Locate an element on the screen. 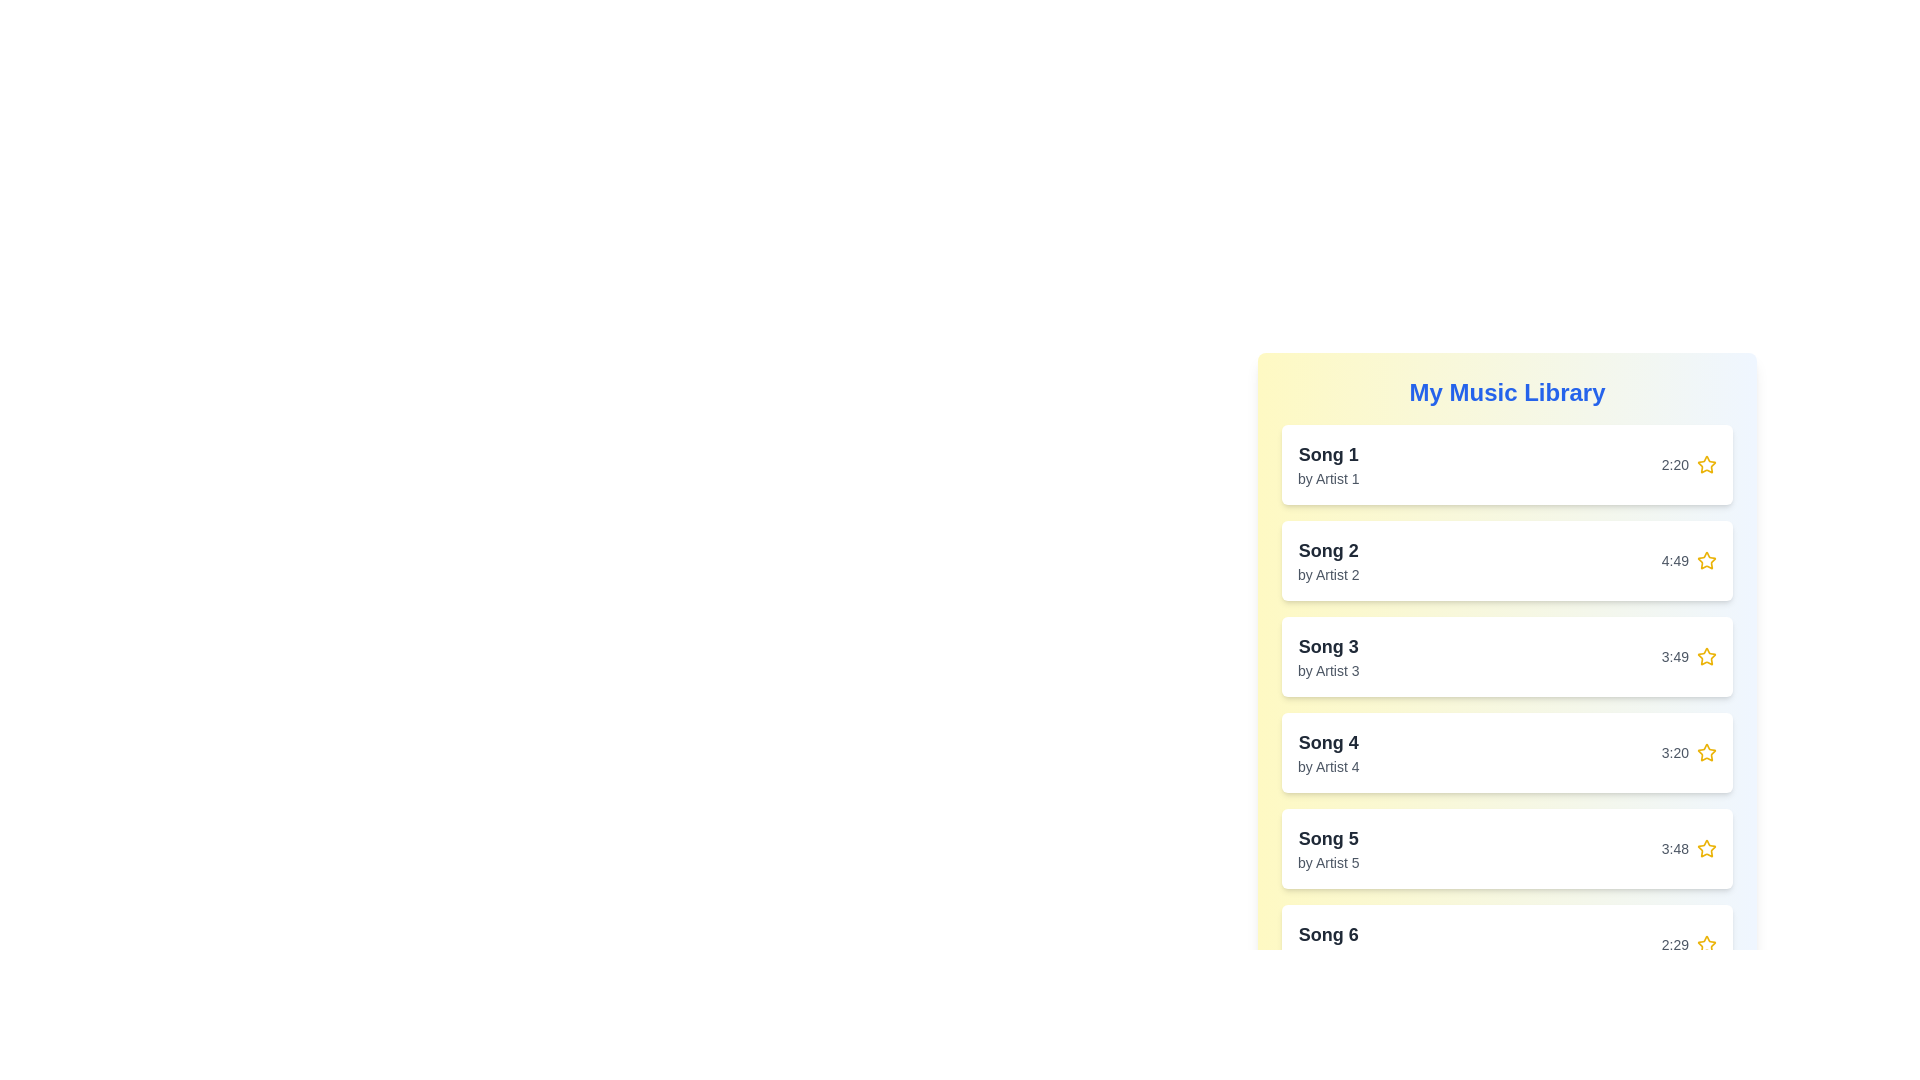 This screenshot has width=1920, height=1080. the text display that presents the title and artist of the song, located in the third row of the music library list, positioned within the left half of the individual item block is located at coordinates (1328, 656).